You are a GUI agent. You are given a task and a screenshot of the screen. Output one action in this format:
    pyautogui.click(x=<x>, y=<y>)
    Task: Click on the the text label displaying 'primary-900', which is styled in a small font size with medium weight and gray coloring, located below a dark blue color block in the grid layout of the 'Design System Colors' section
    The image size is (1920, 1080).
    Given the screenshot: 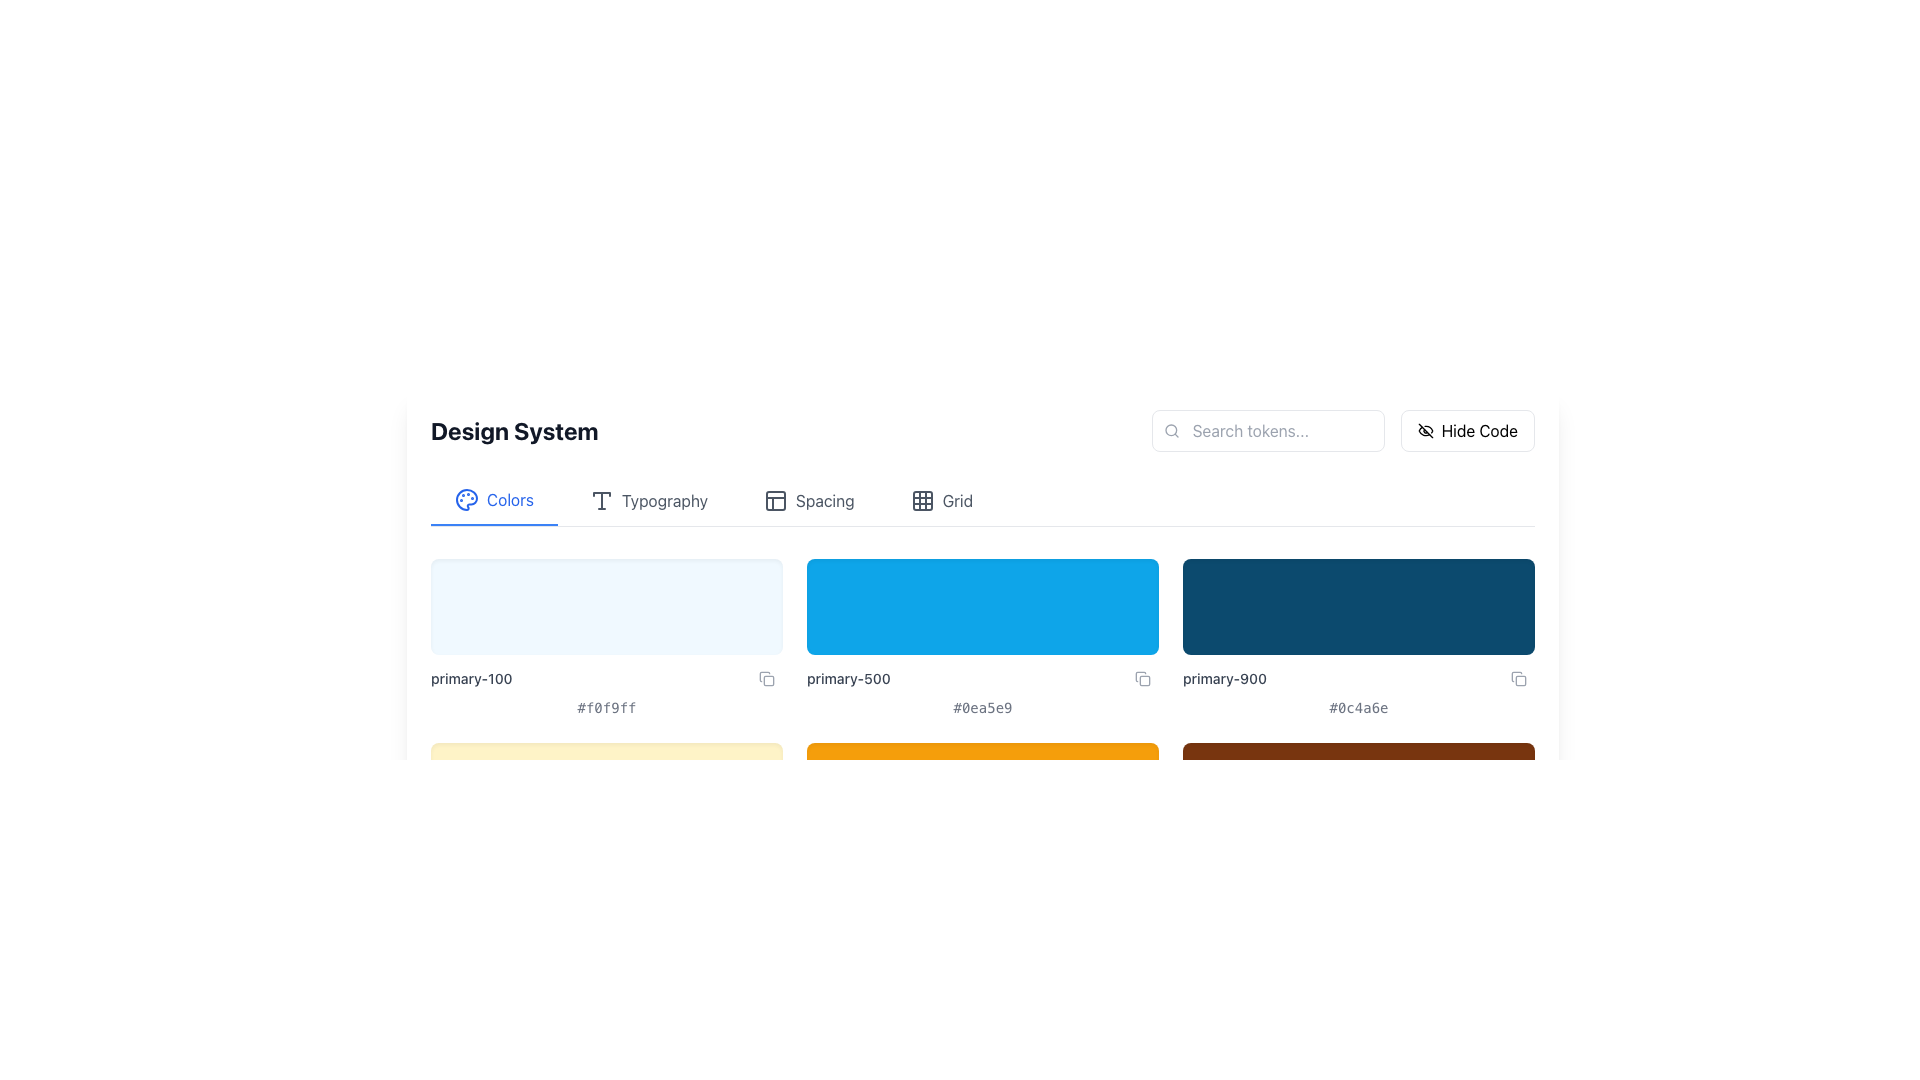 What is the action you would take?
    pyautogui.click(x=1223, y=677)
    